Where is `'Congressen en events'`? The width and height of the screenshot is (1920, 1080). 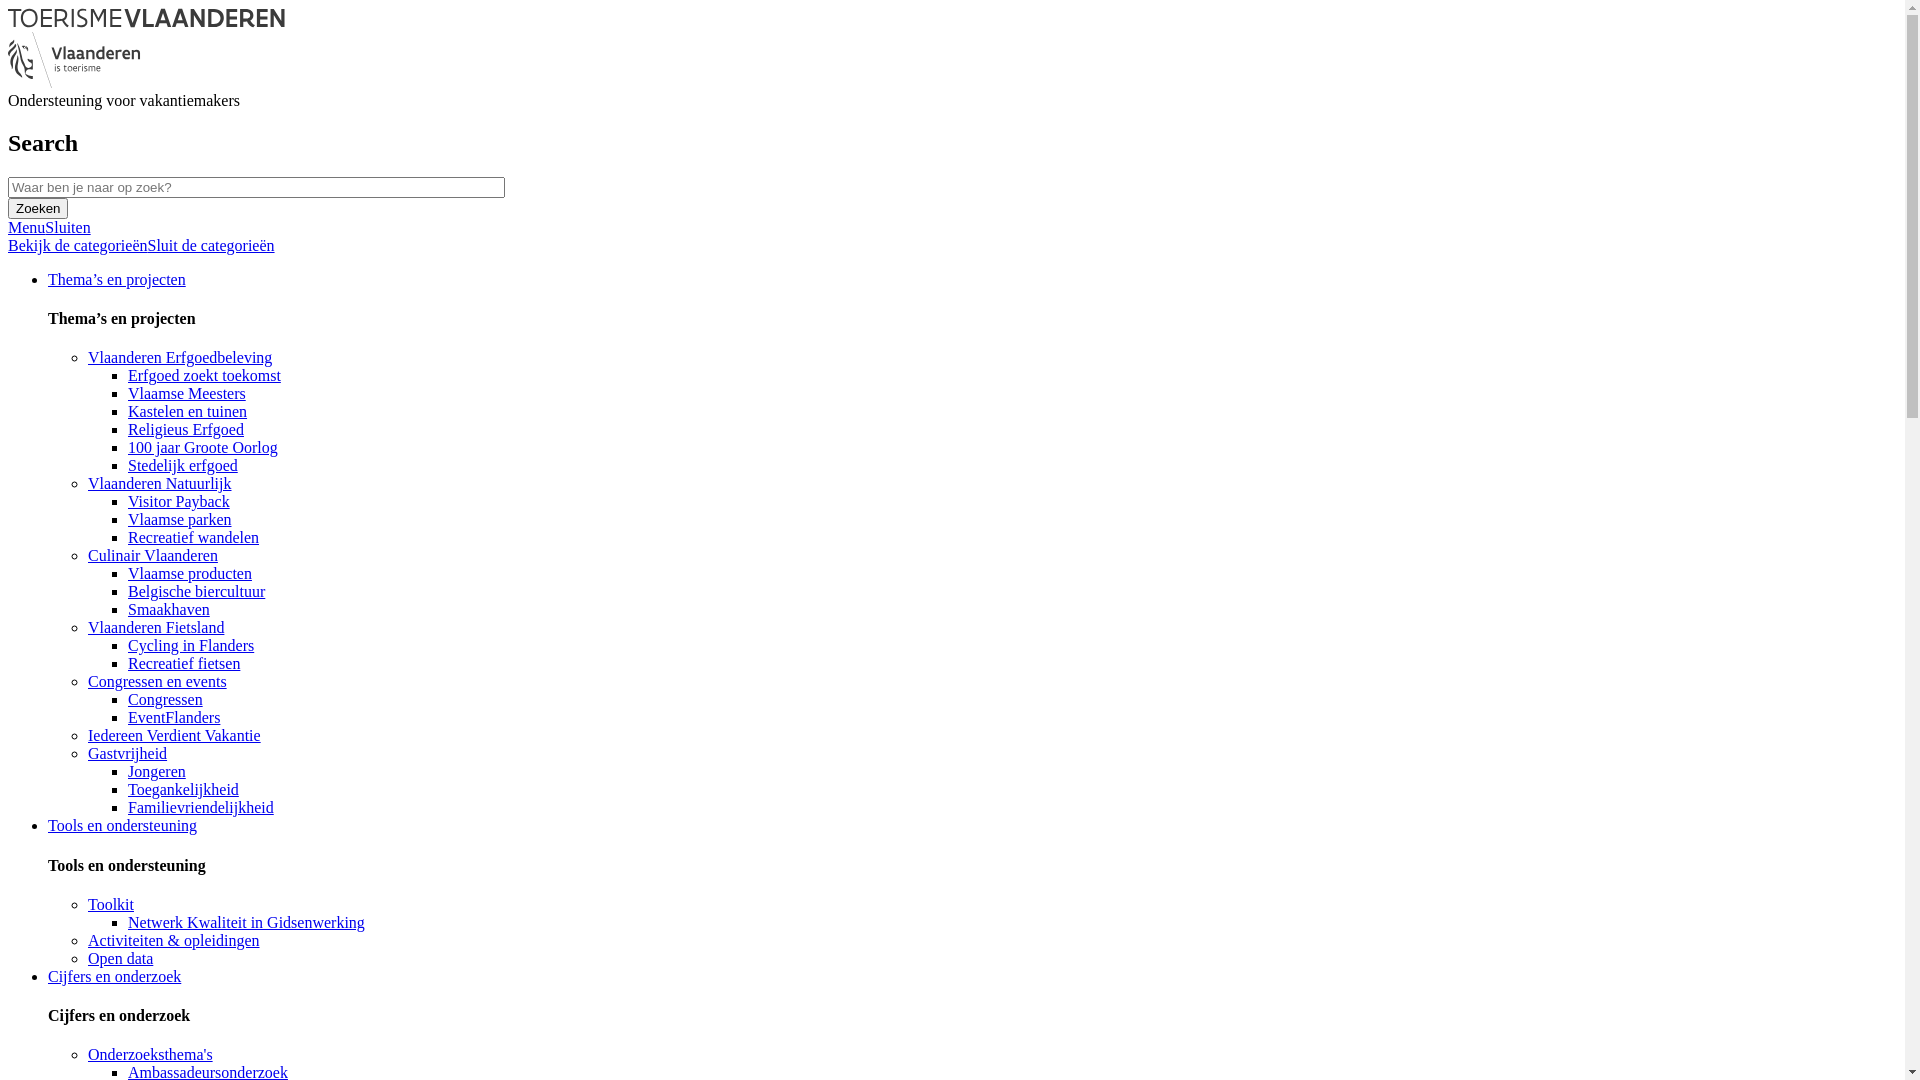
'Congressen en events' is located at coordinates (156, 680).